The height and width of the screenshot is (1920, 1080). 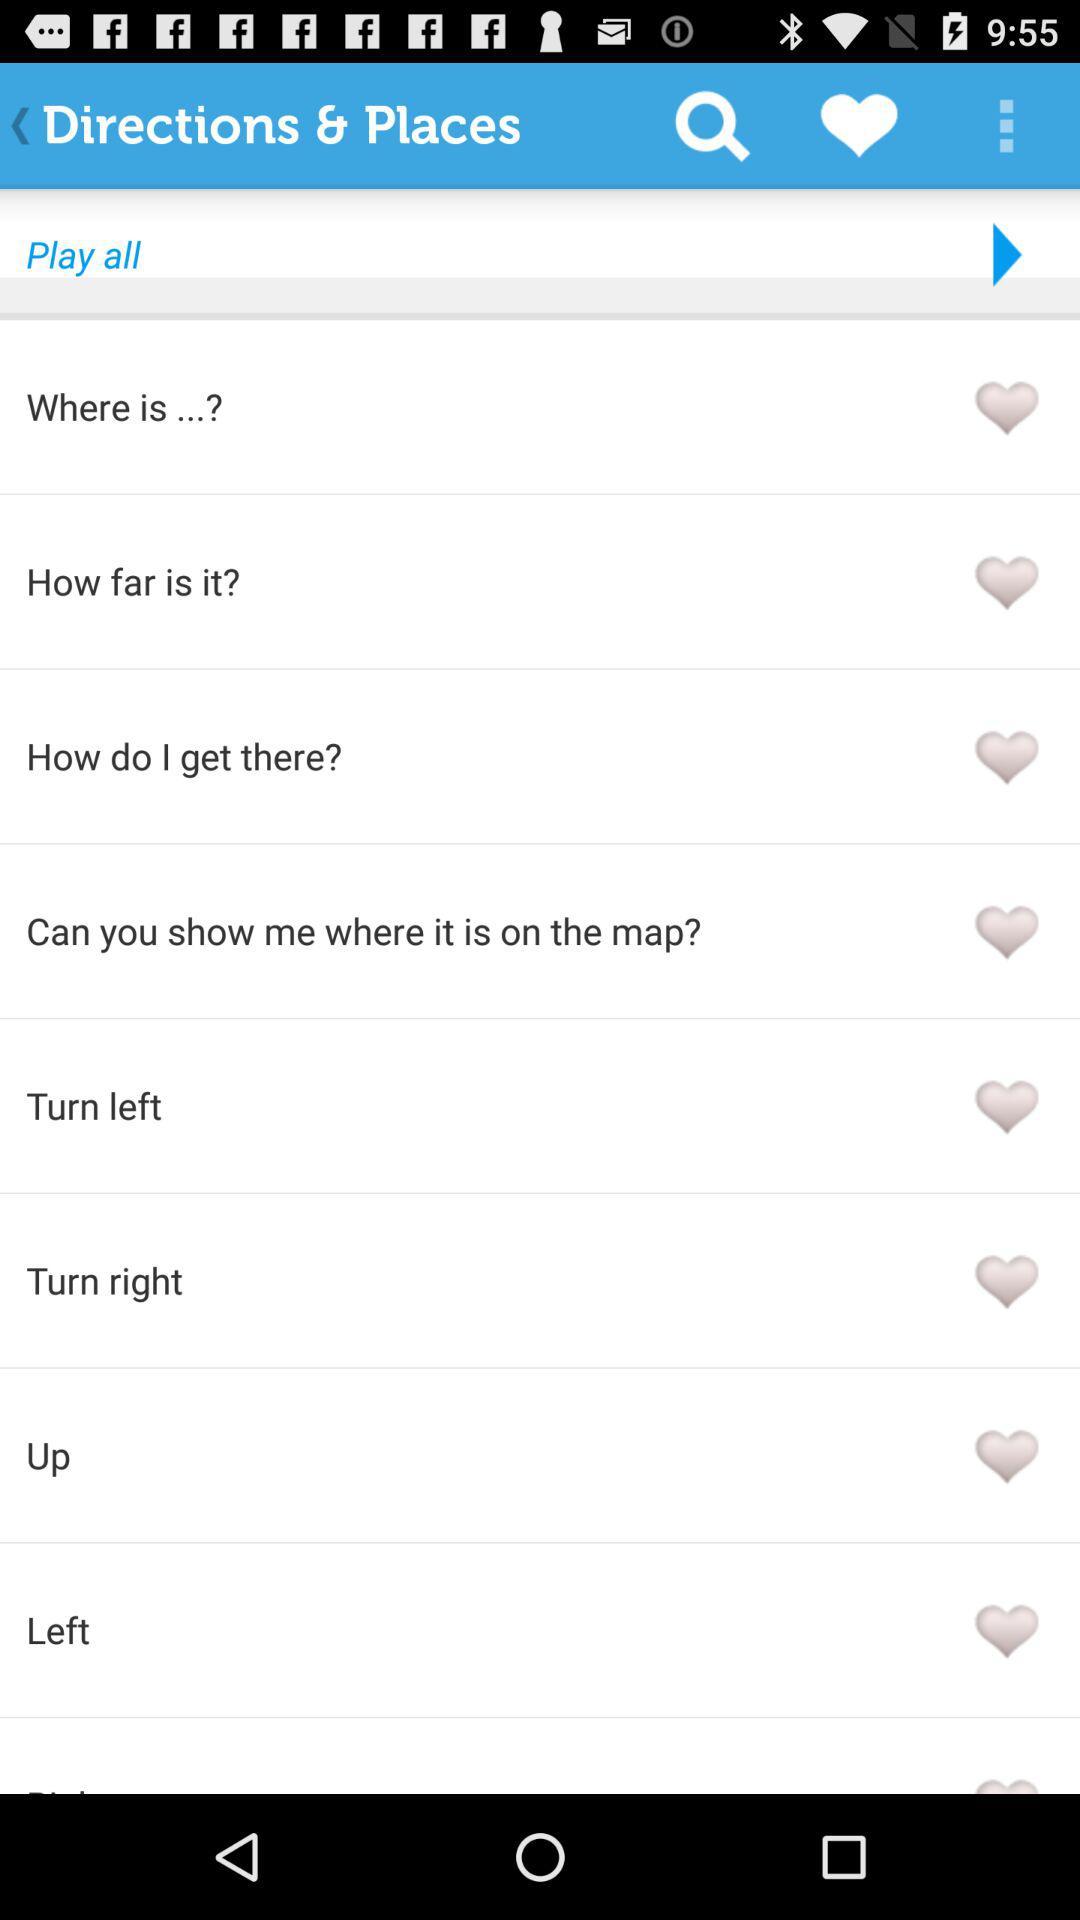 What do you see at coordinates (1002, 271) in the screenshot?
I see `the play icon` at bounding box center [1002, 271].